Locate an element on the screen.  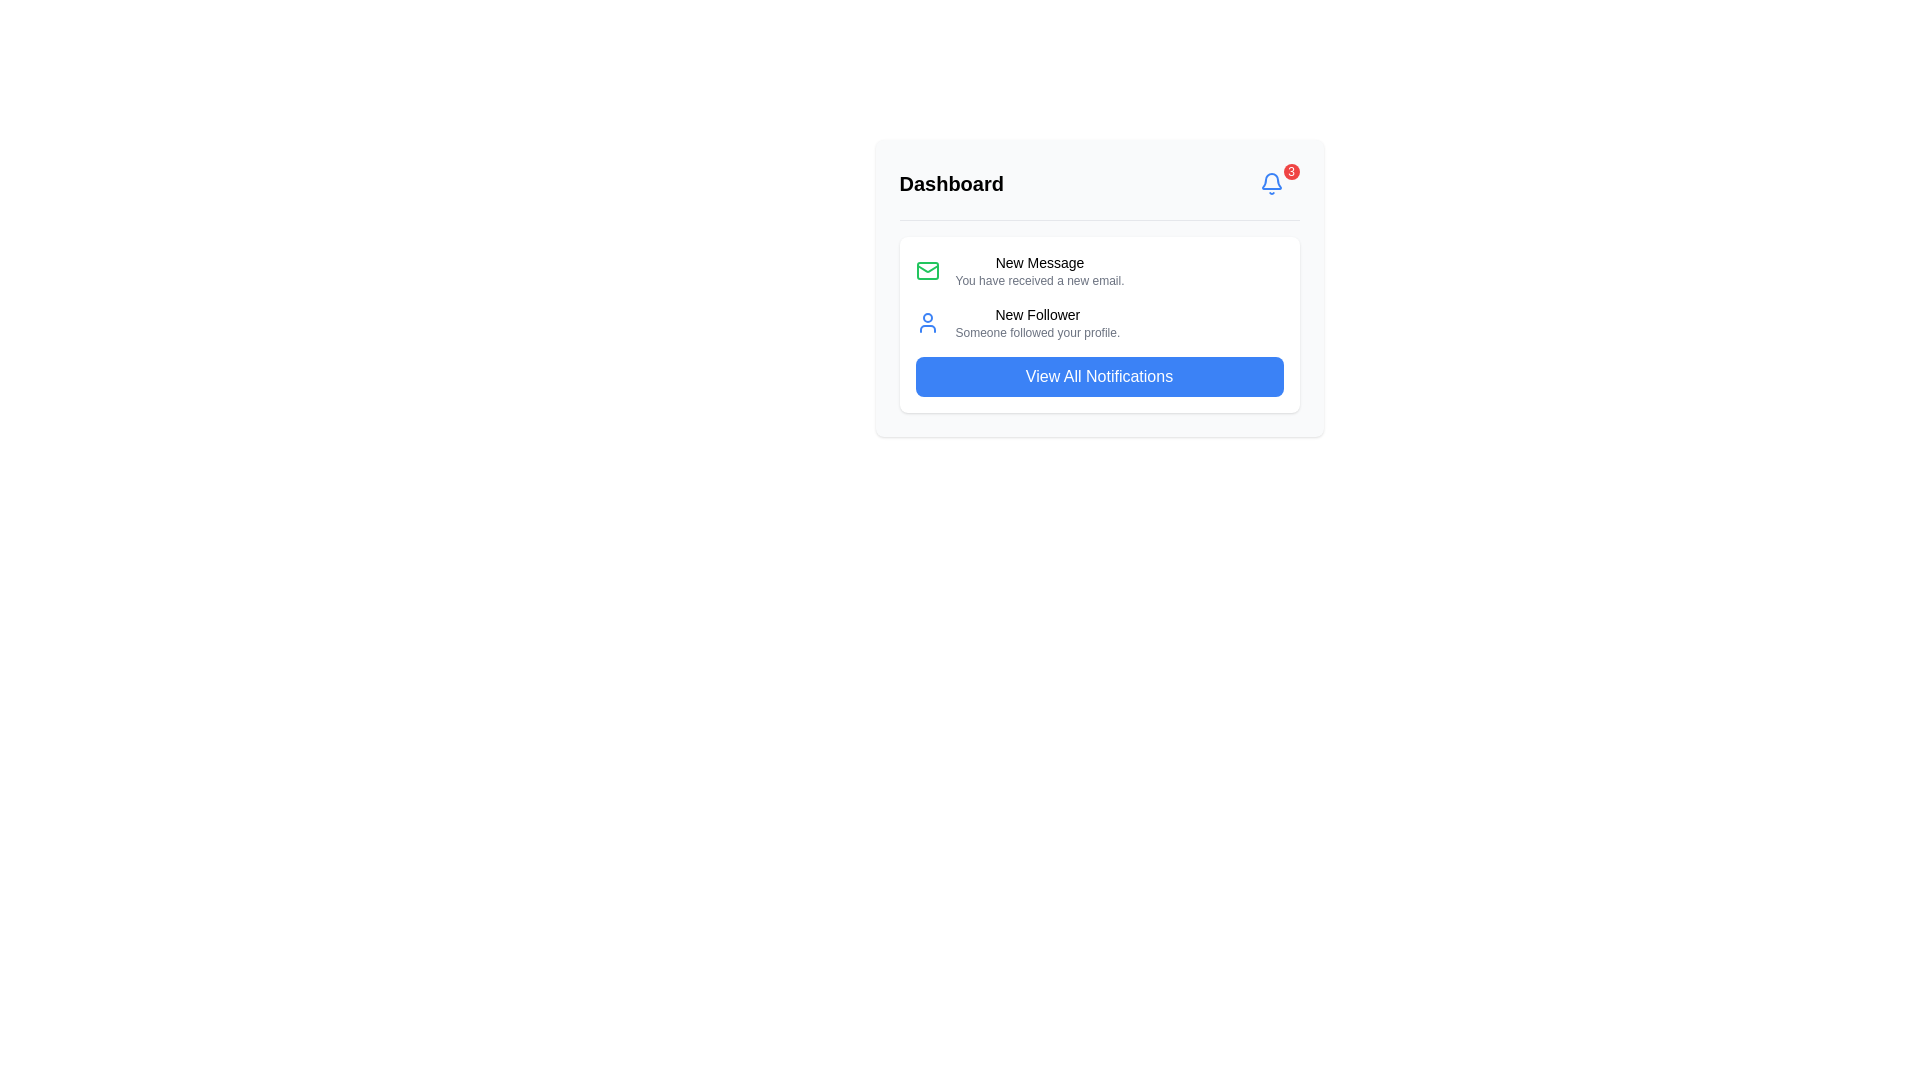
the information displayed in the notification text block that includes the title 'New Message' and the description 'You have received a new email.' is located at coordinates (1040, 270).